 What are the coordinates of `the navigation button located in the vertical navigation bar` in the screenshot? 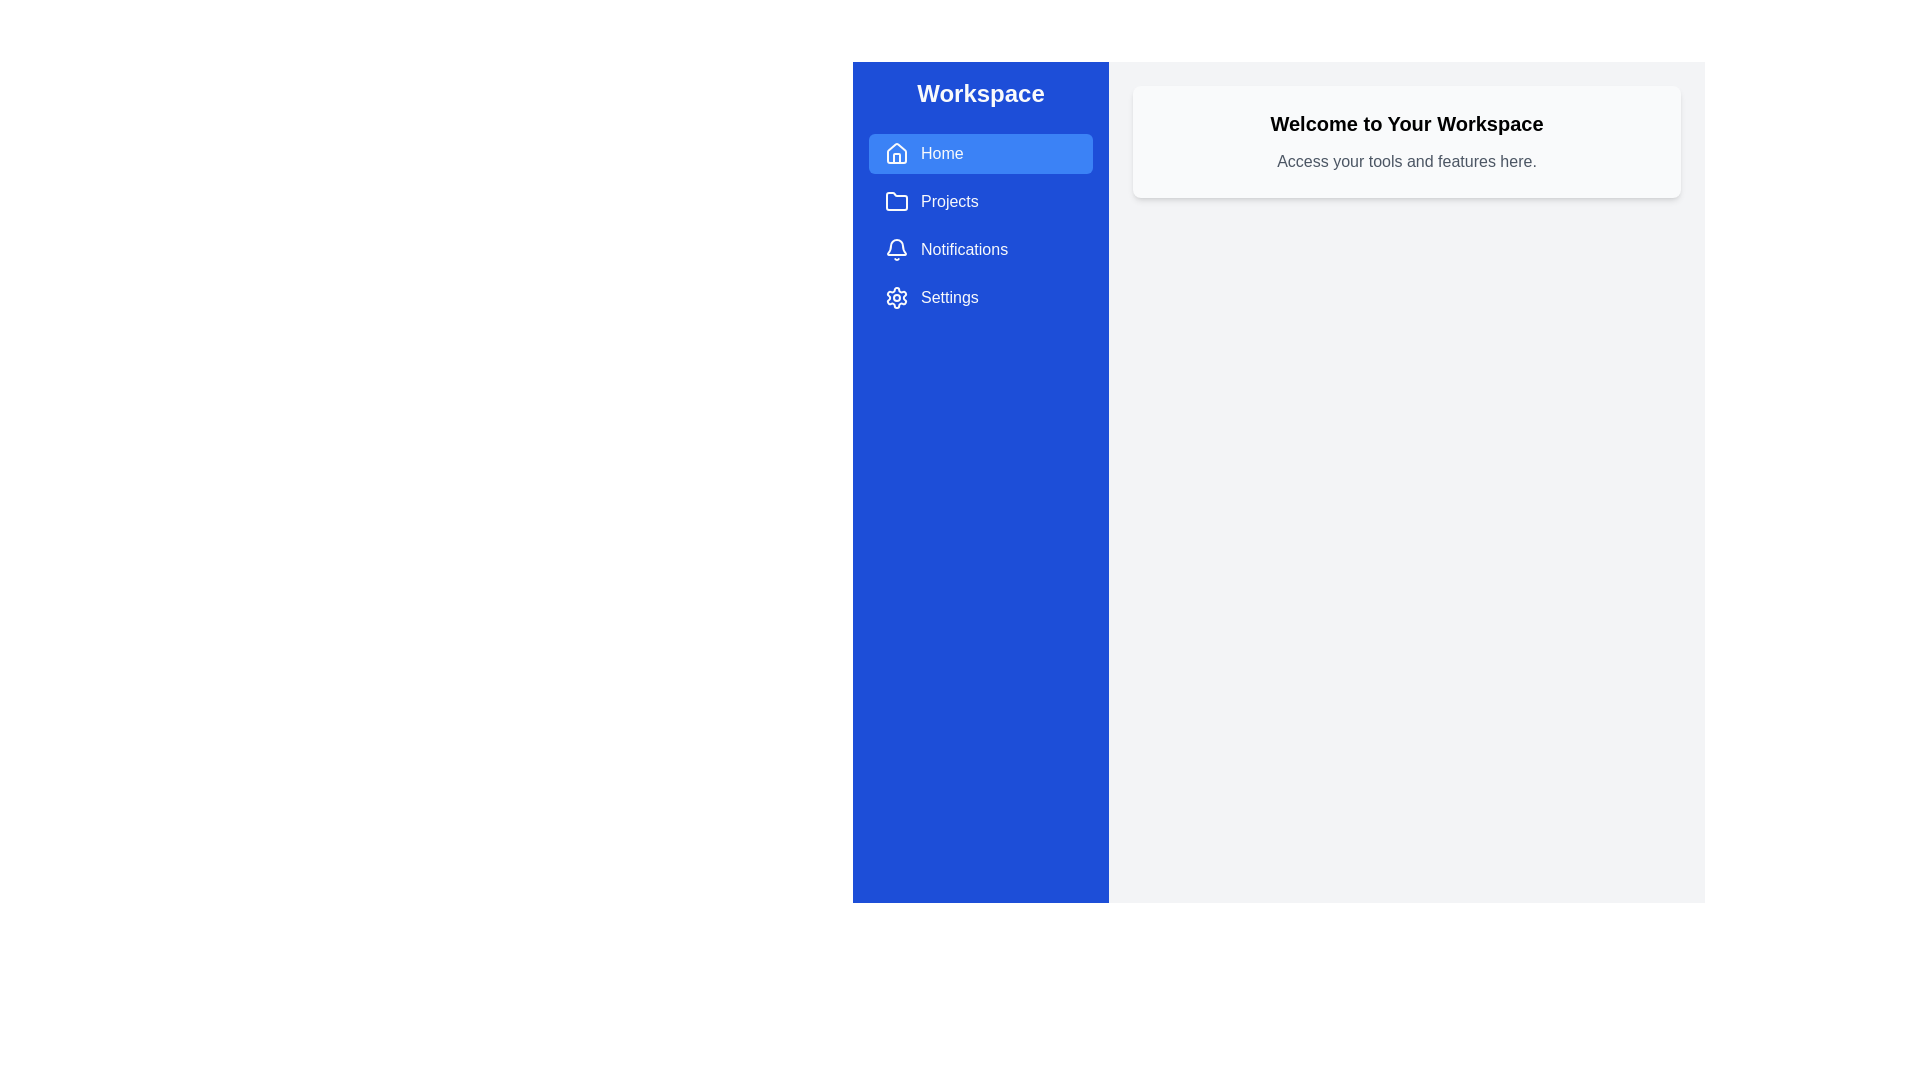 It's located at (980, 153).